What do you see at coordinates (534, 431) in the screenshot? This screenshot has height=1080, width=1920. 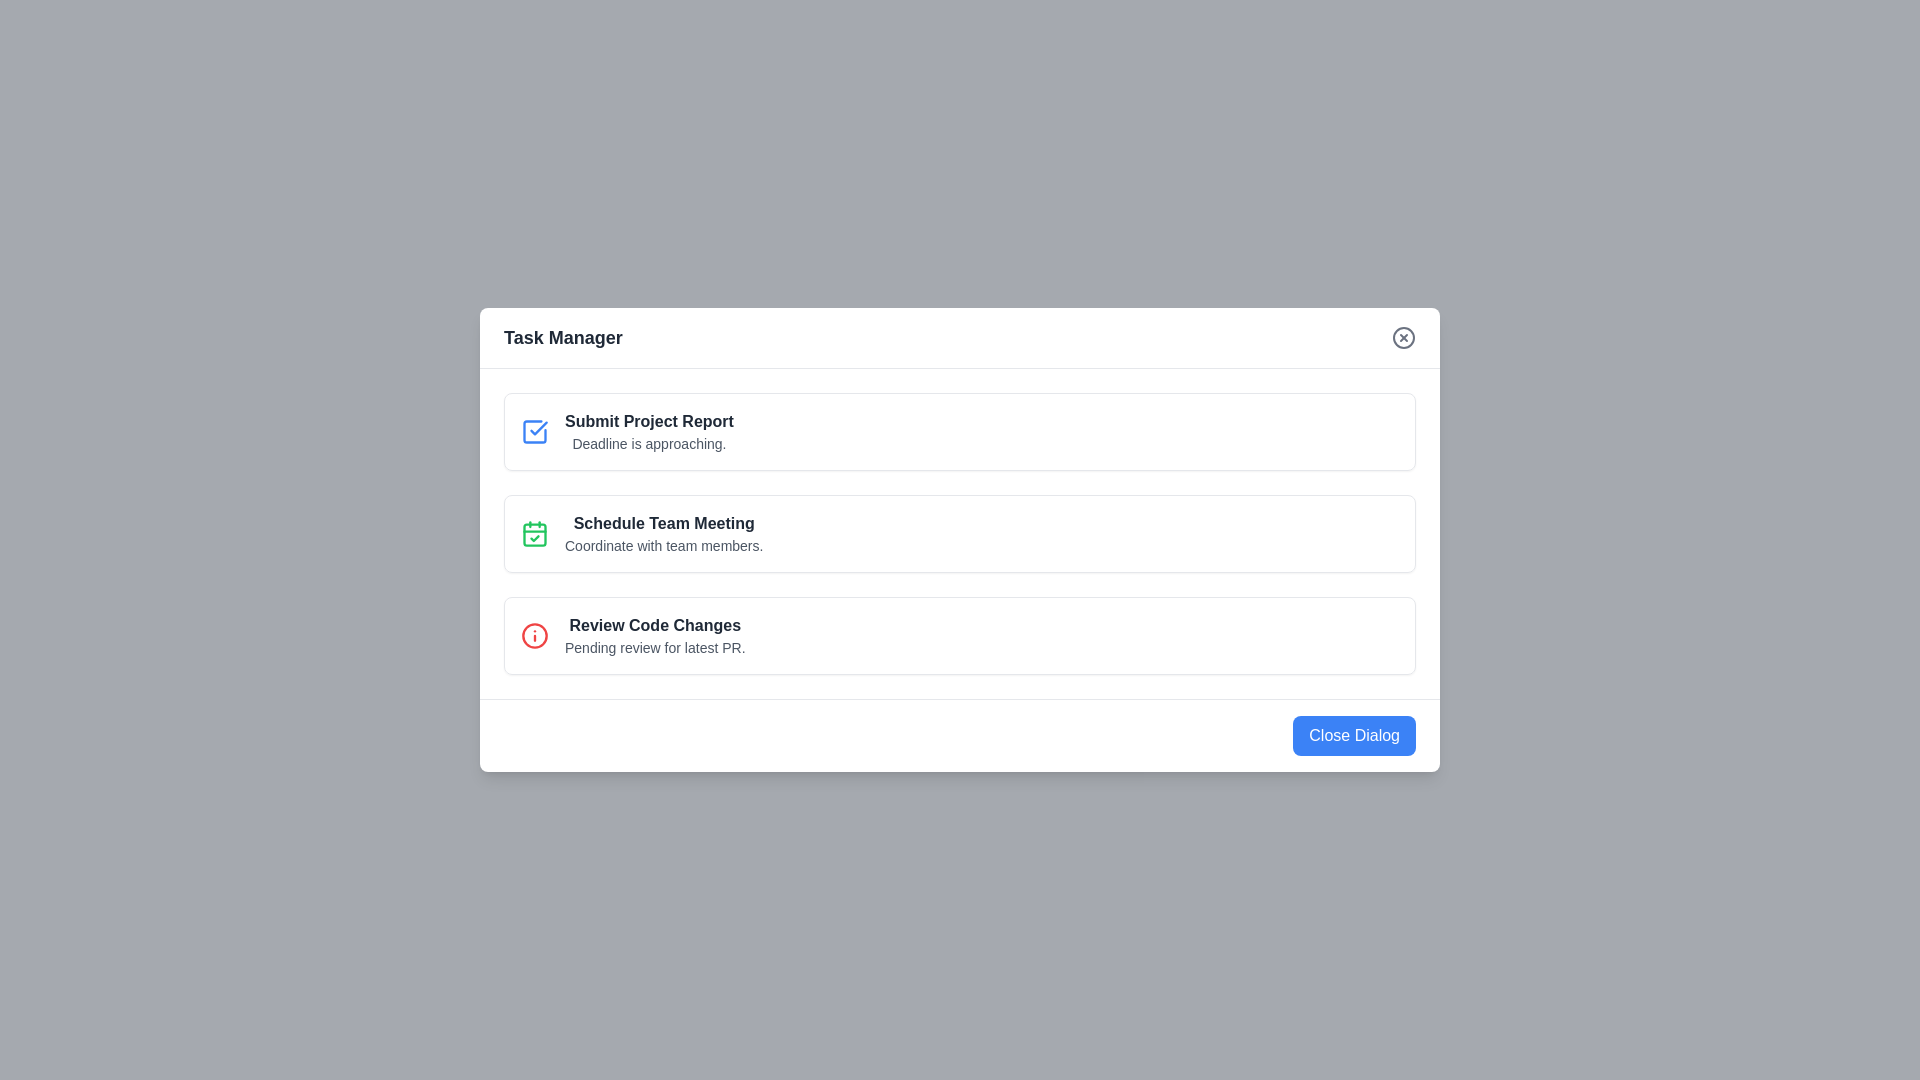 I see `the icon for the task titled 'Submit Project Report'` at bounding box center [534, 431].